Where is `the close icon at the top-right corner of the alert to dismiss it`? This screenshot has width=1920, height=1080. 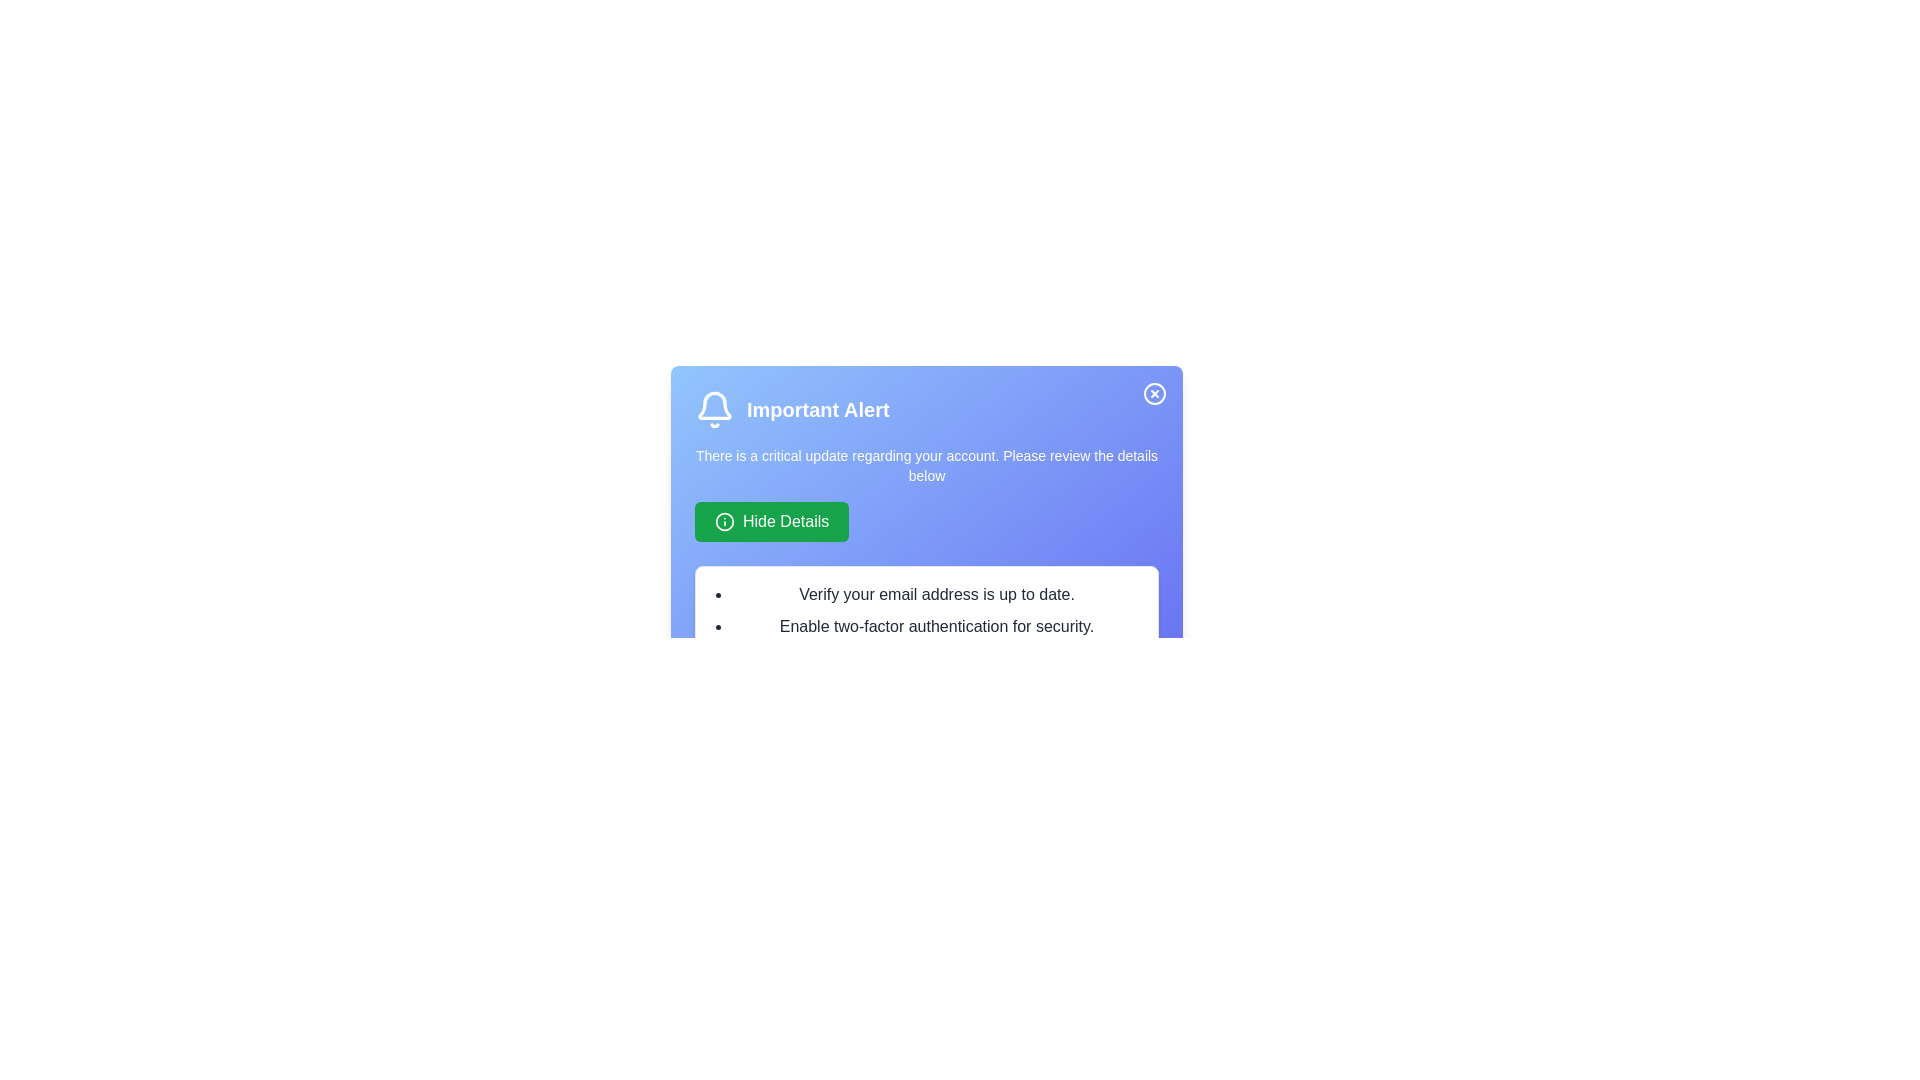
the close icon at the top-right corner of the alert to dismiss it is located at coordinates (1155, 393).